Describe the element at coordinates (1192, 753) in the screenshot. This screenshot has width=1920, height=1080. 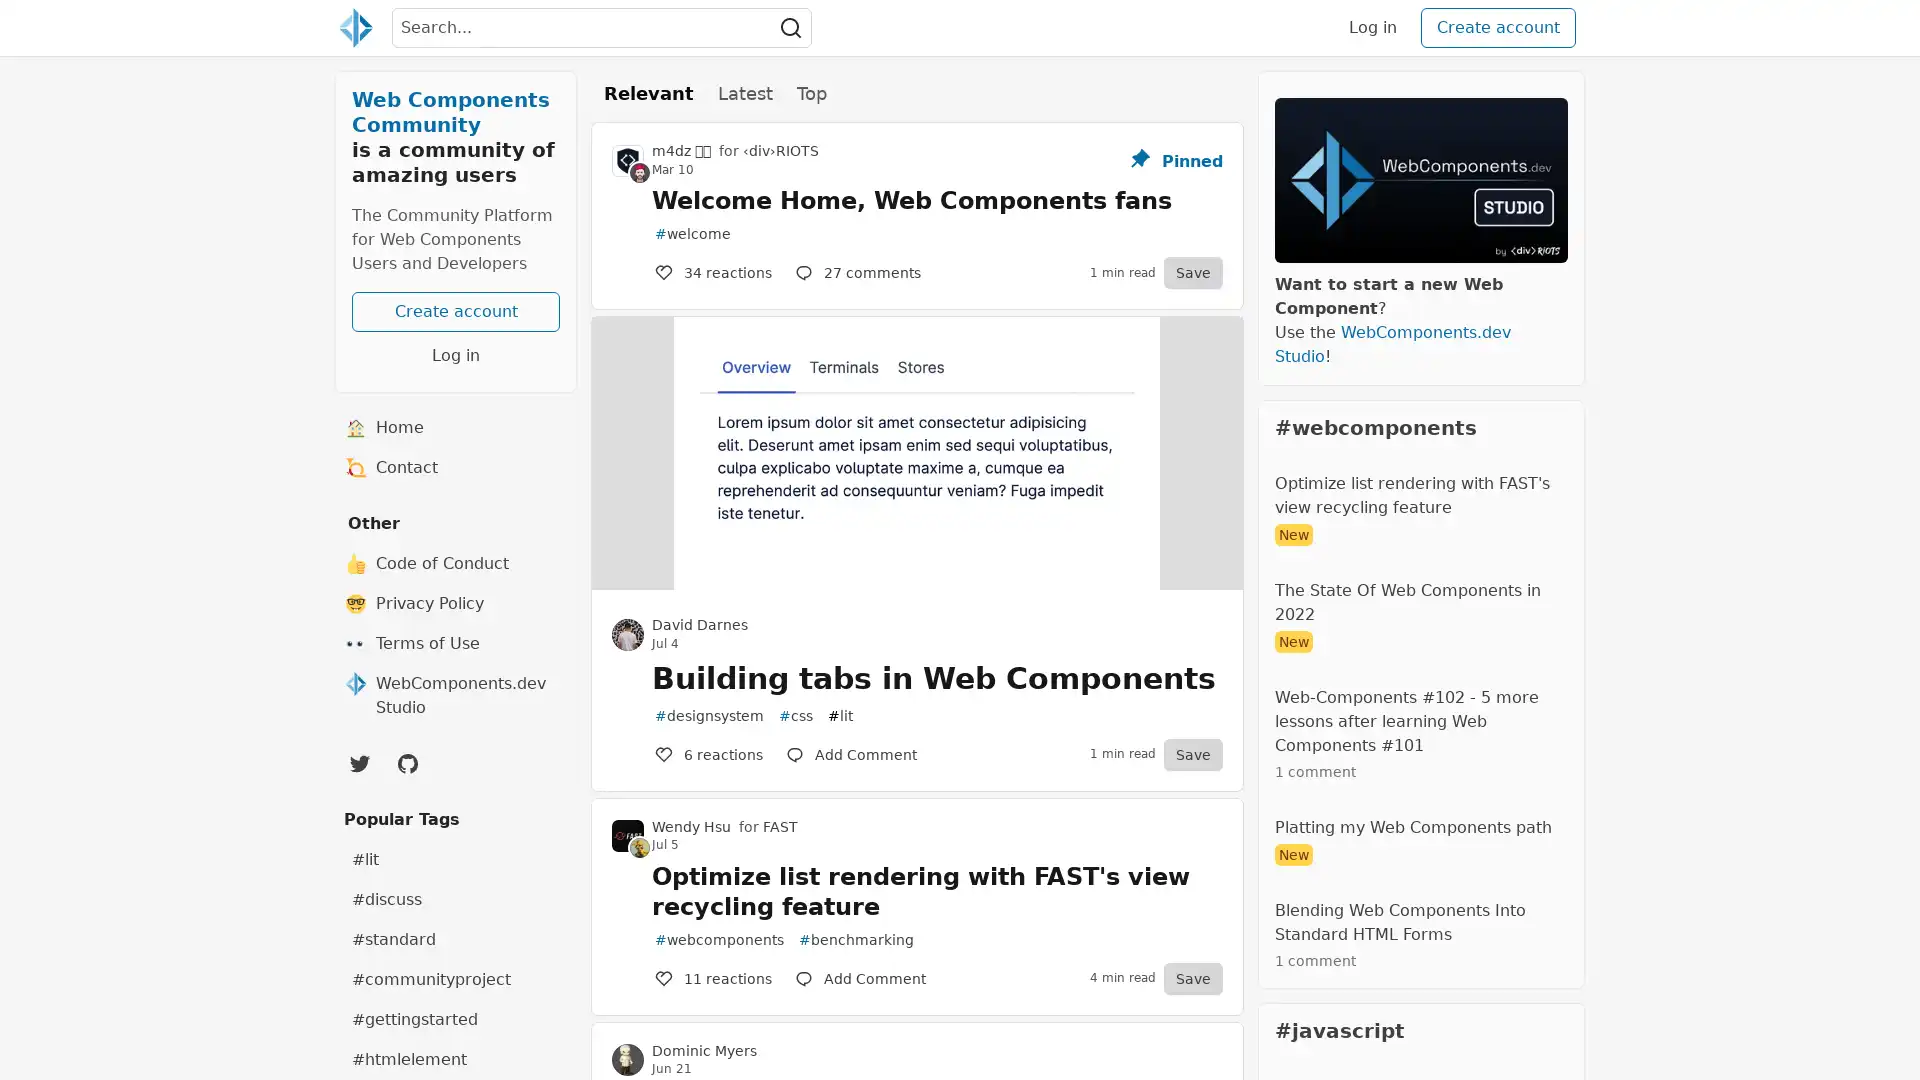
I see `Save to reading list` at that location.